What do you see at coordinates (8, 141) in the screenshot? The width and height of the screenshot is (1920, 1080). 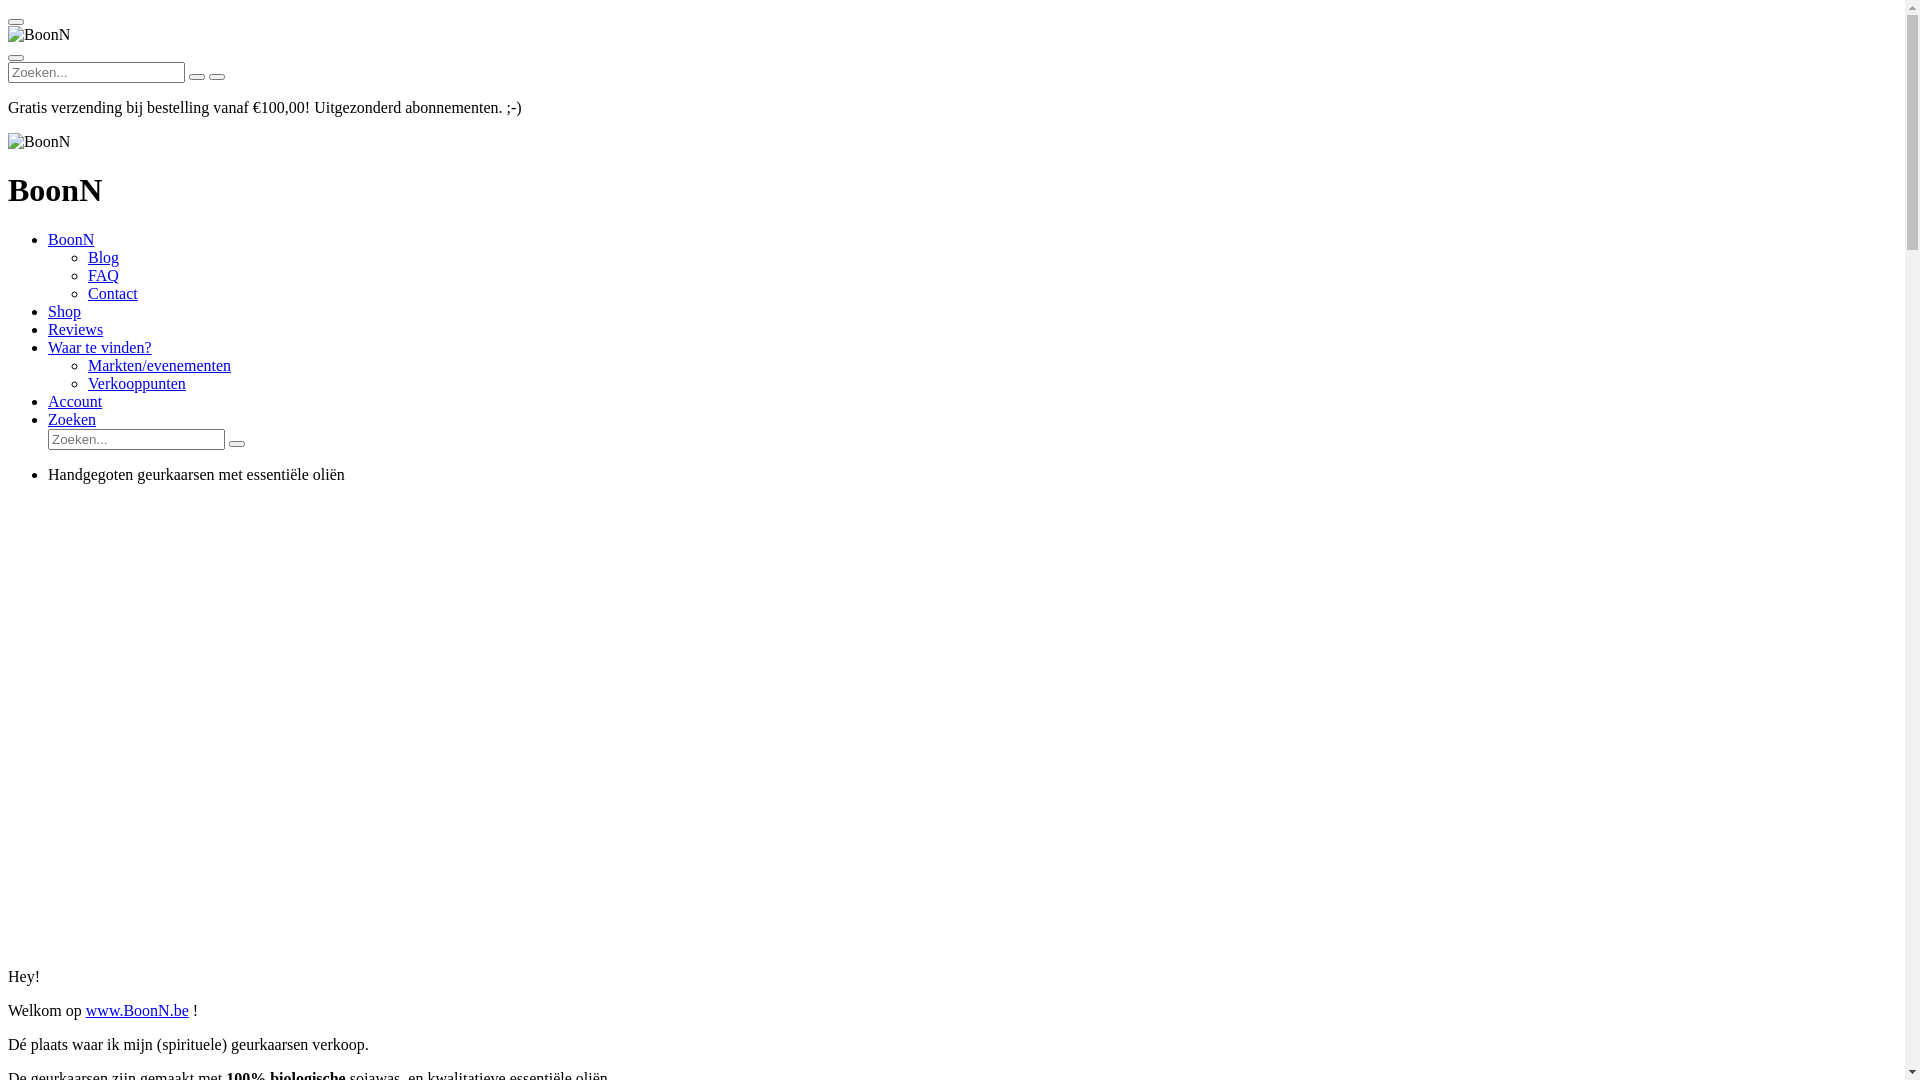 I see `'BoonN'` at bounding box center [8, 141].